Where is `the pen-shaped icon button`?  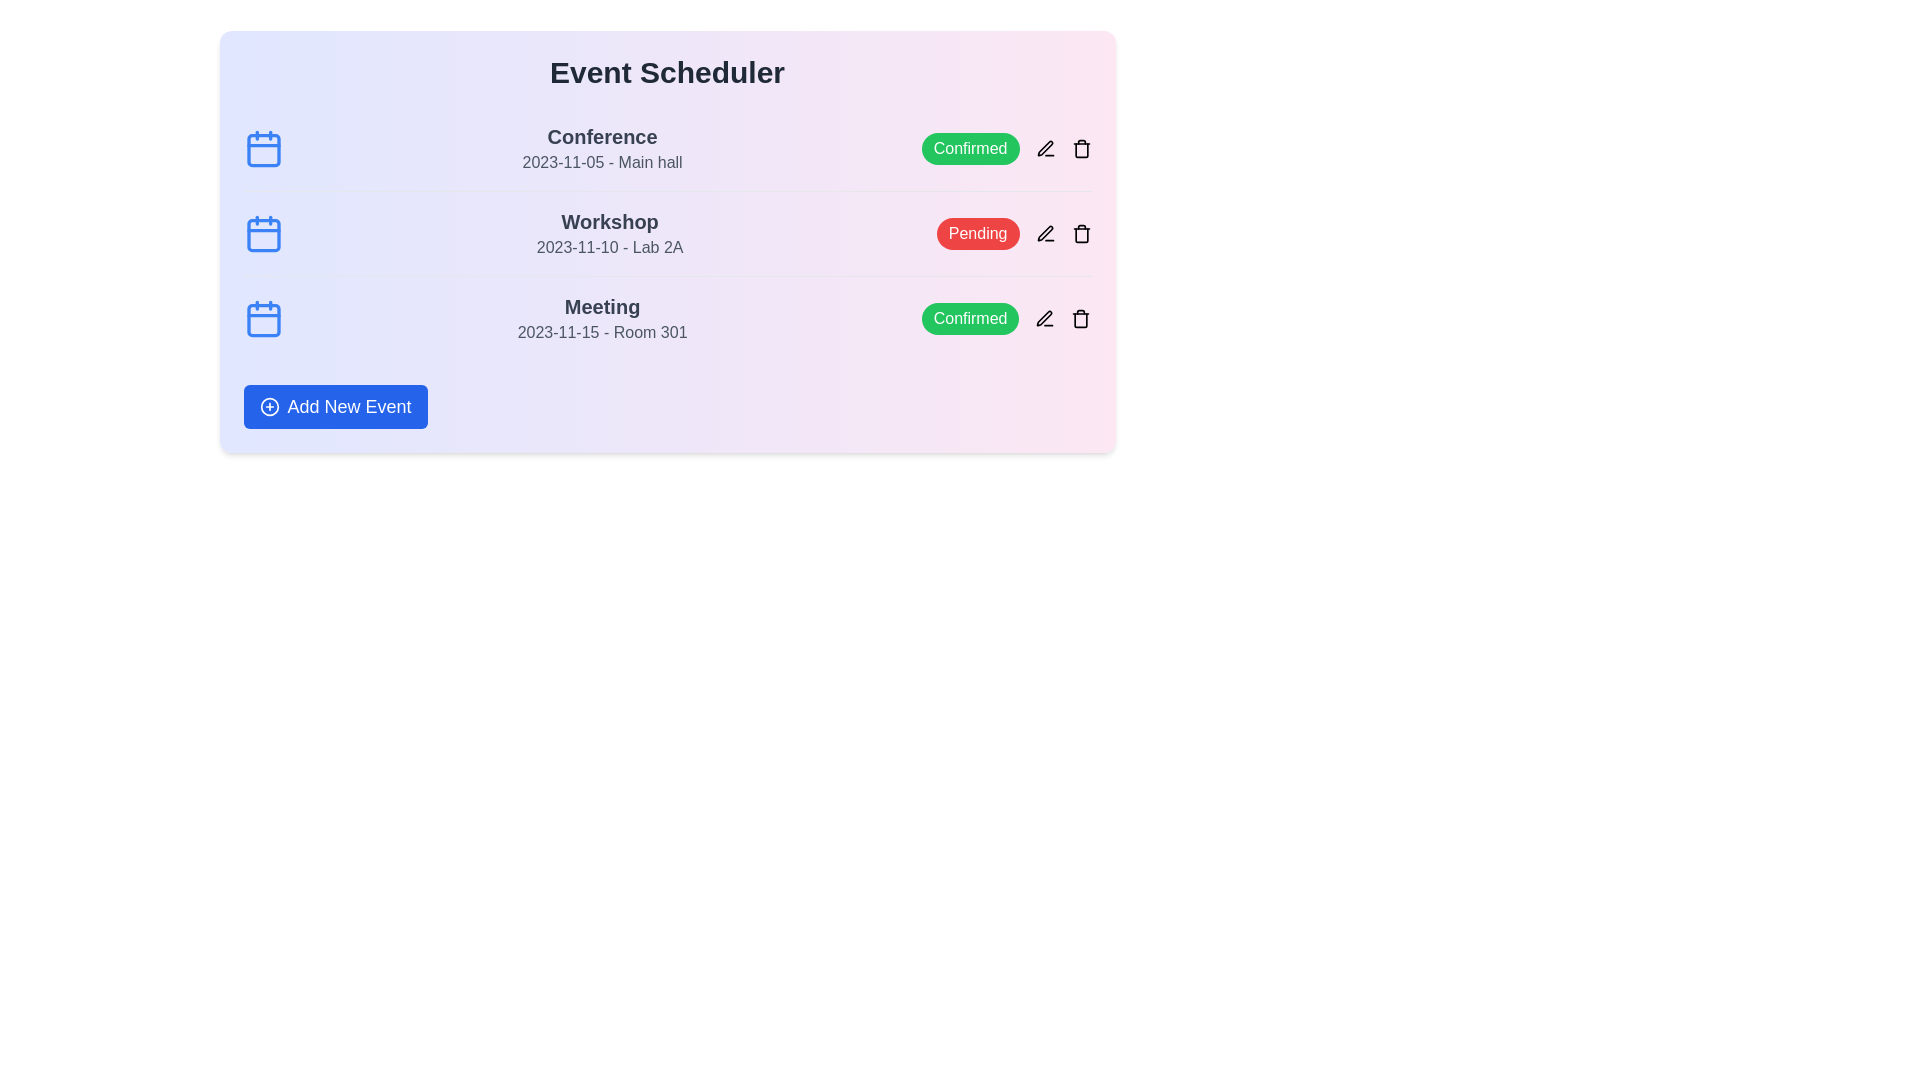
the pen-shaped icon button is located at coordinates (1044, 148).